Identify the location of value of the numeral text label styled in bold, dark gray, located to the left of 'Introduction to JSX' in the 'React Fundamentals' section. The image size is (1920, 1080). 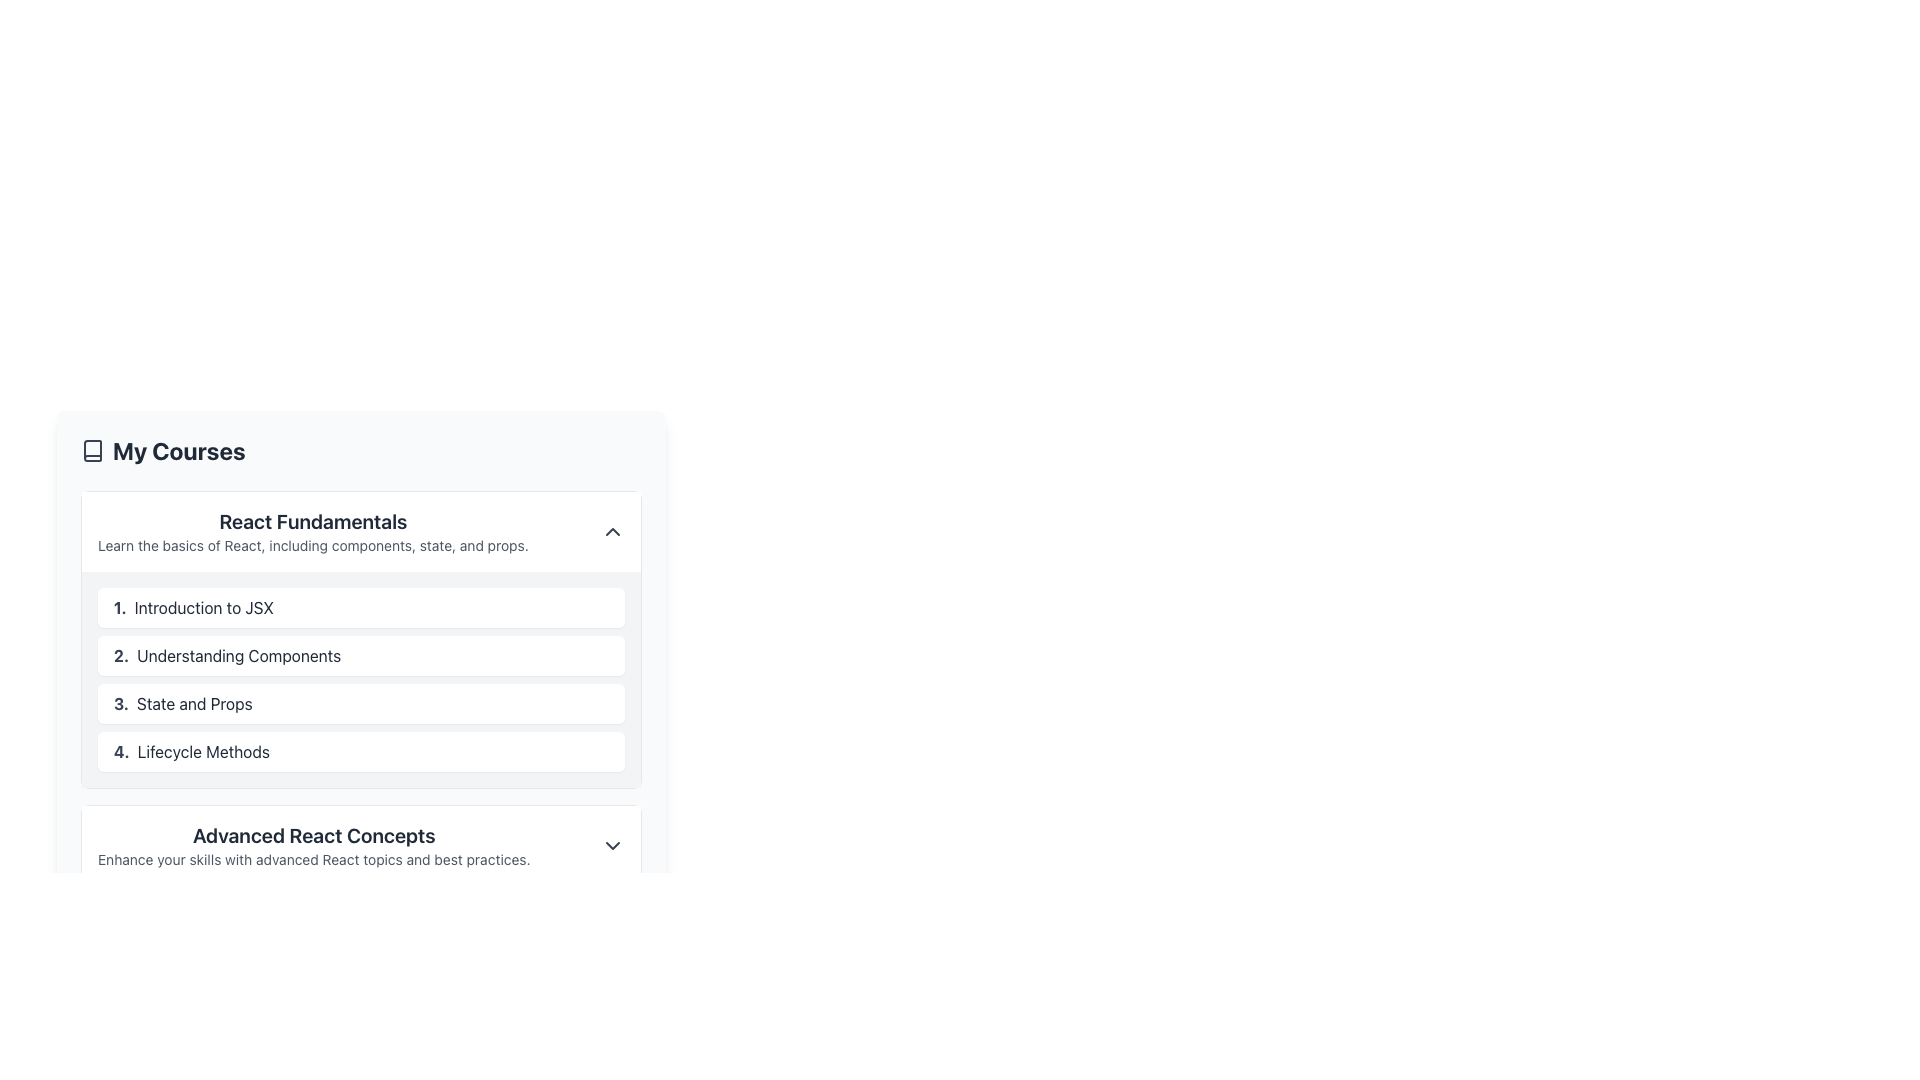
(119, 607).